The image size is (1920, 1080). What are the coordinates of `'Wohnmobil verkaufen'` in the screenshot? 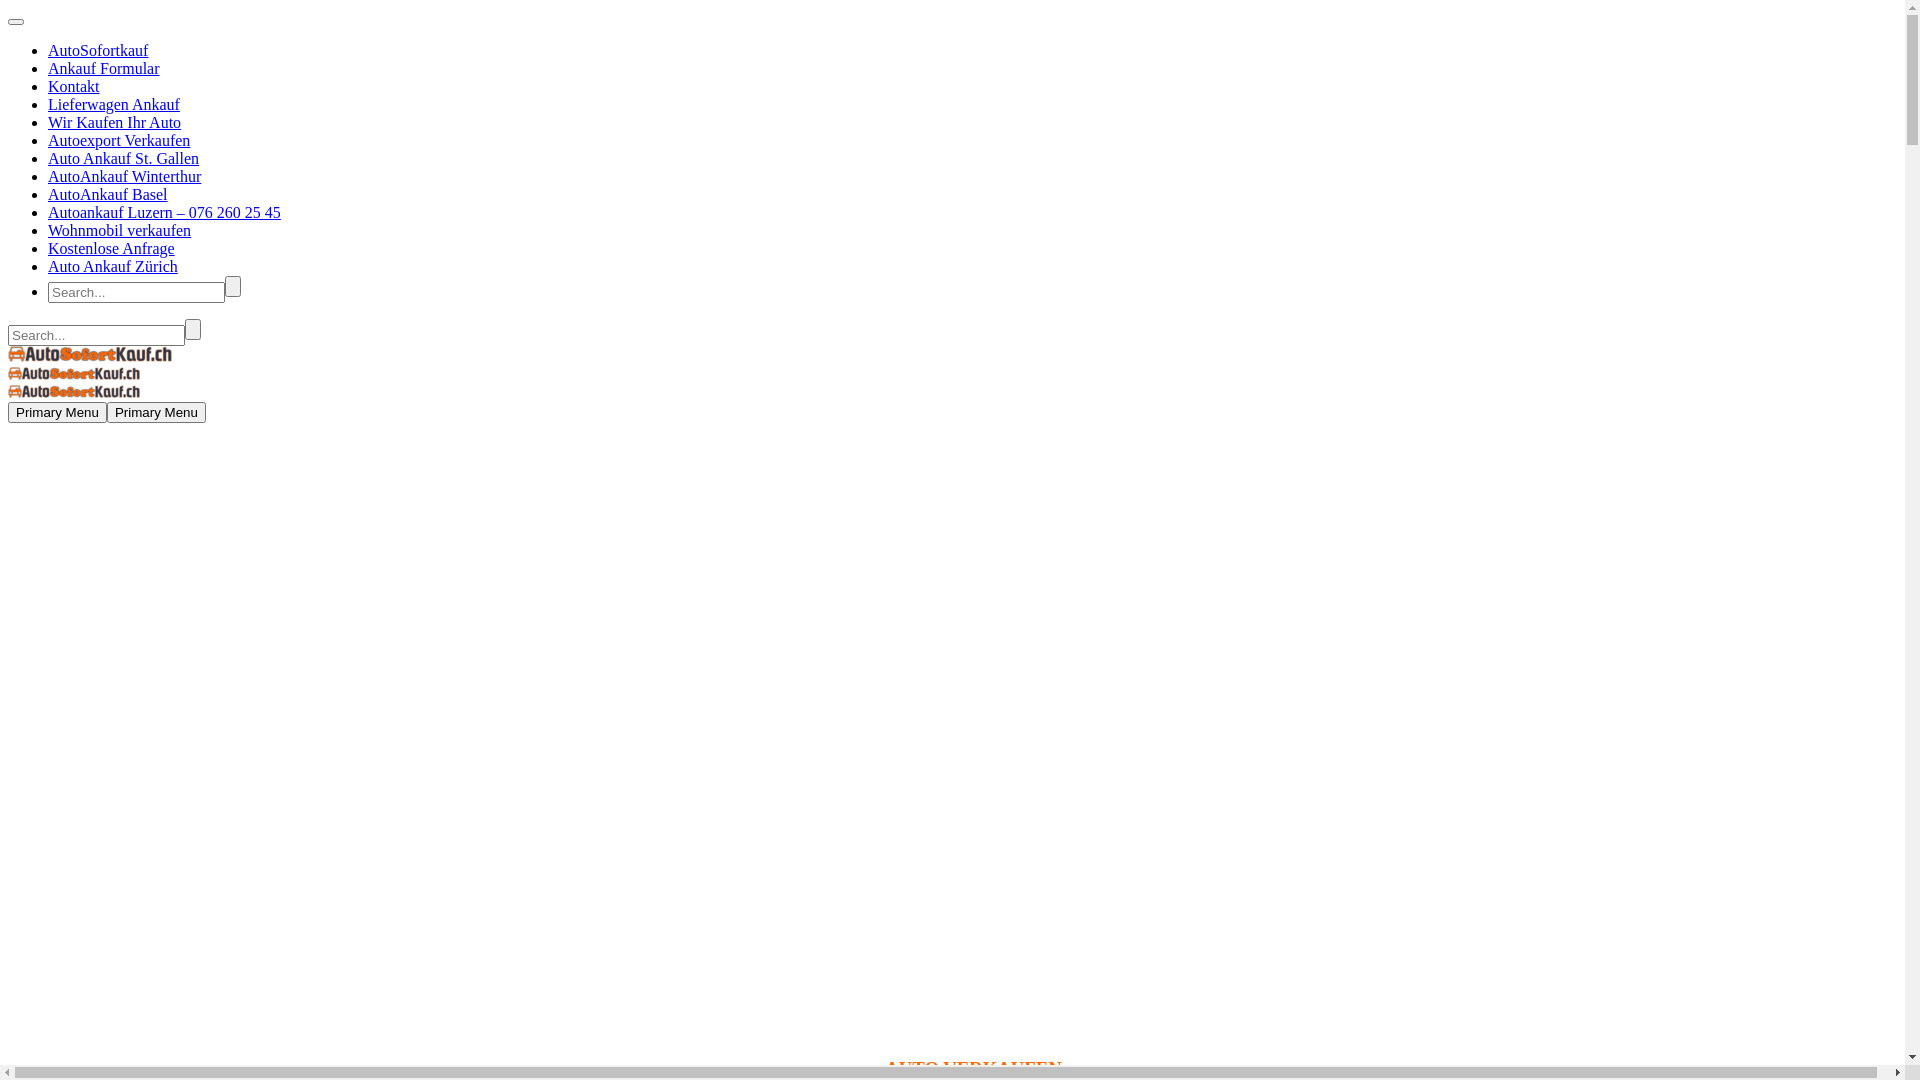 It's located at (118, 229).